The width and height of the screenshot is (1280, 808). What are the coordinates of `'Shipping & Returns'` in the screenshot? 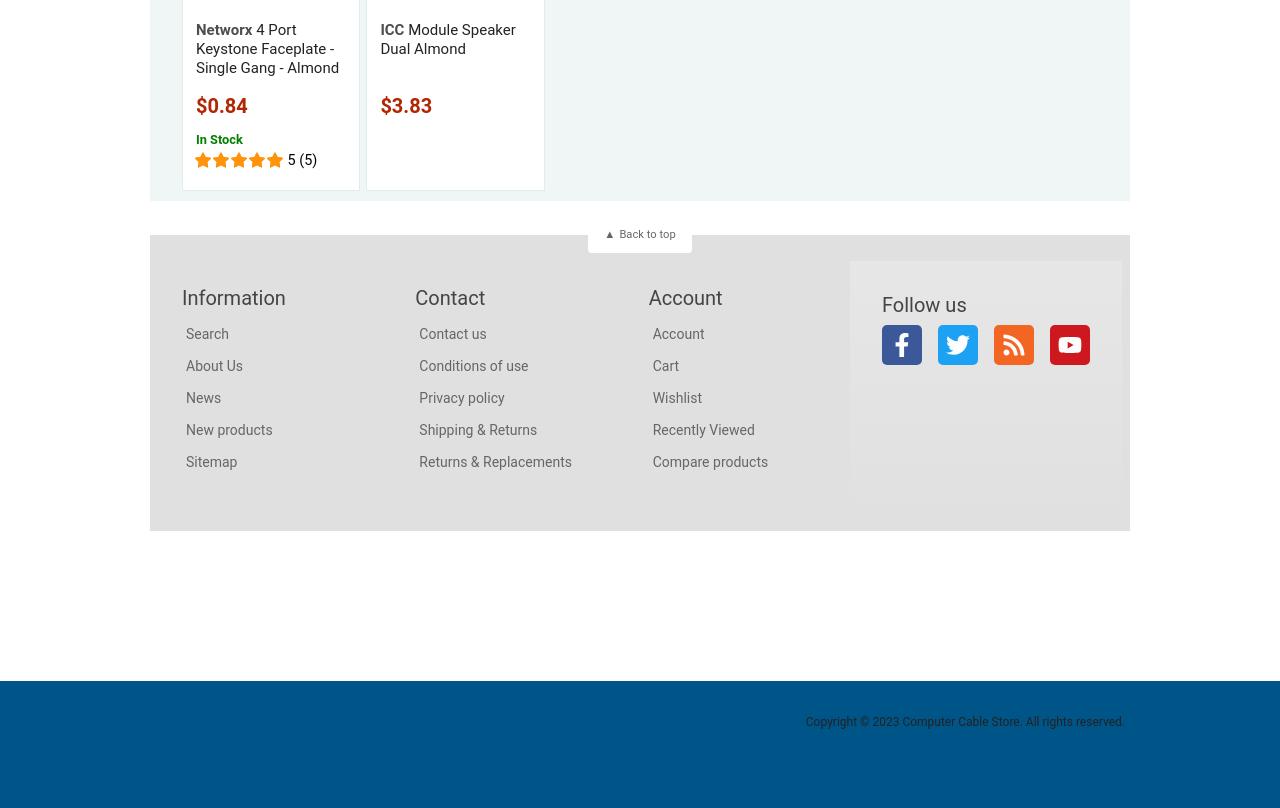 It's located at (476, 428).